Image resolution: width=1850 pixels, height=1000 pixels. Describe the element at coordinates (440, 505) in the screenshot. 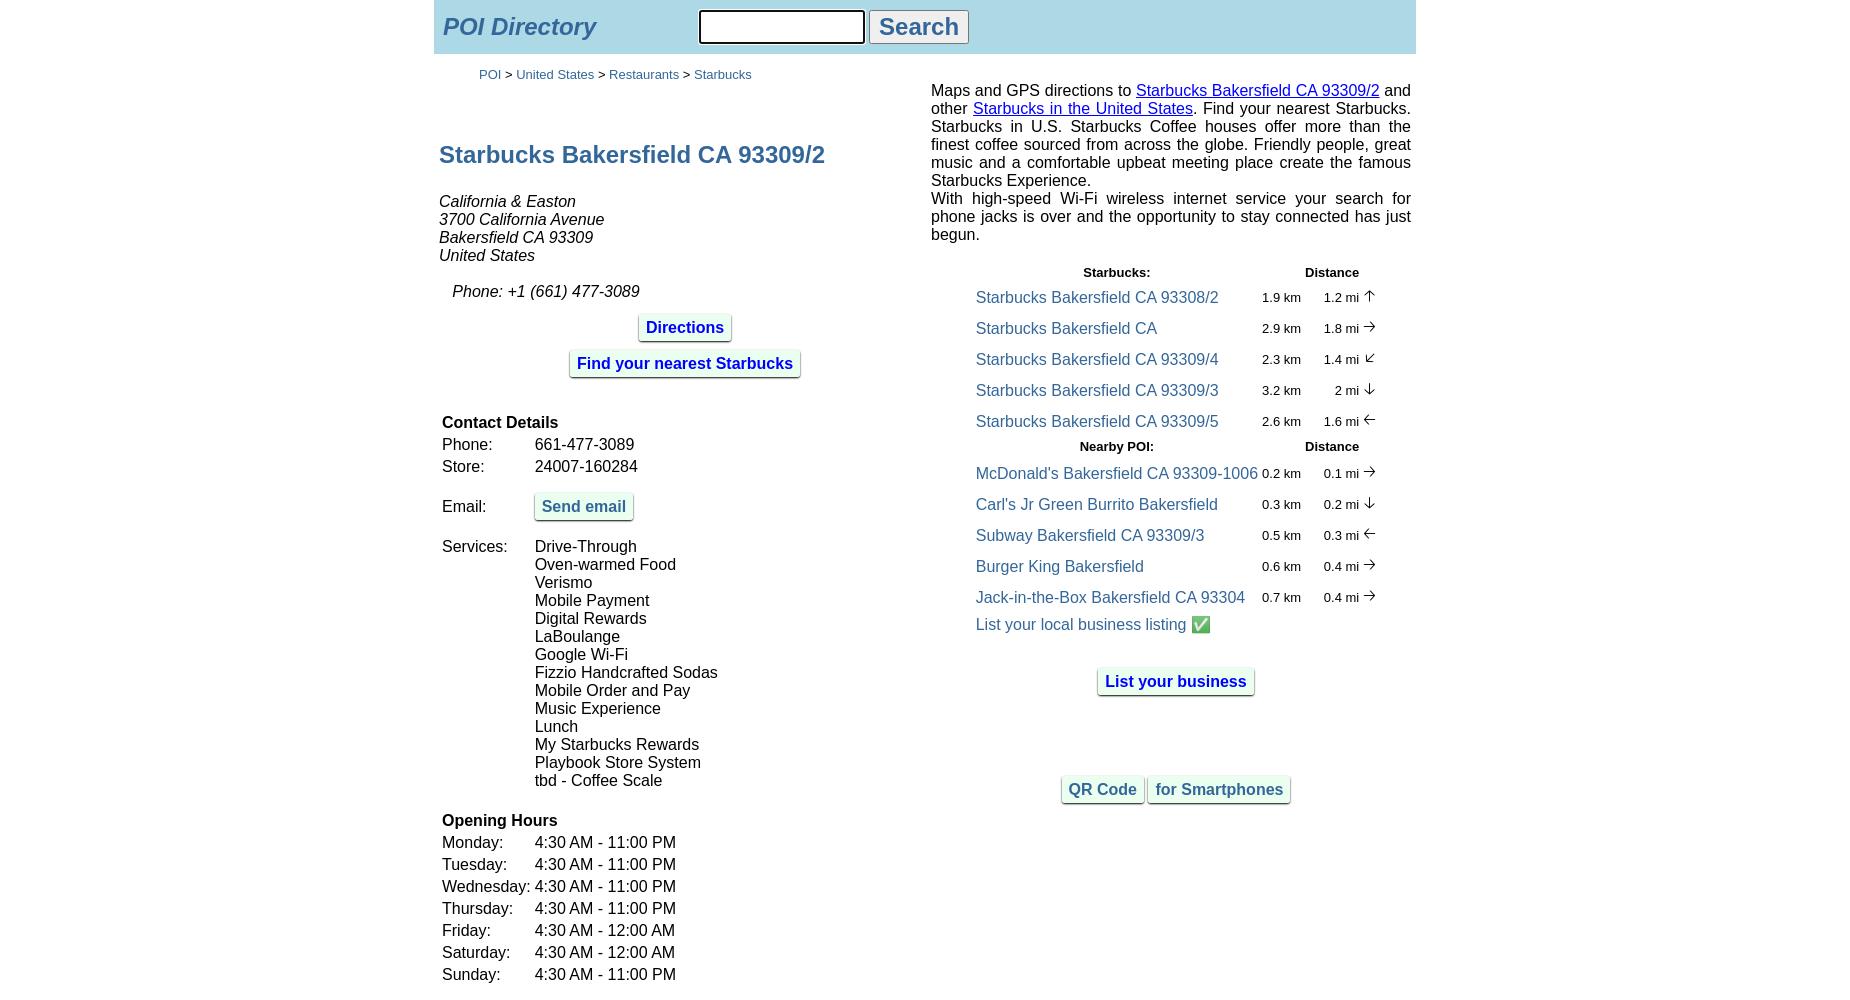

I see `'Email:'` at that location.